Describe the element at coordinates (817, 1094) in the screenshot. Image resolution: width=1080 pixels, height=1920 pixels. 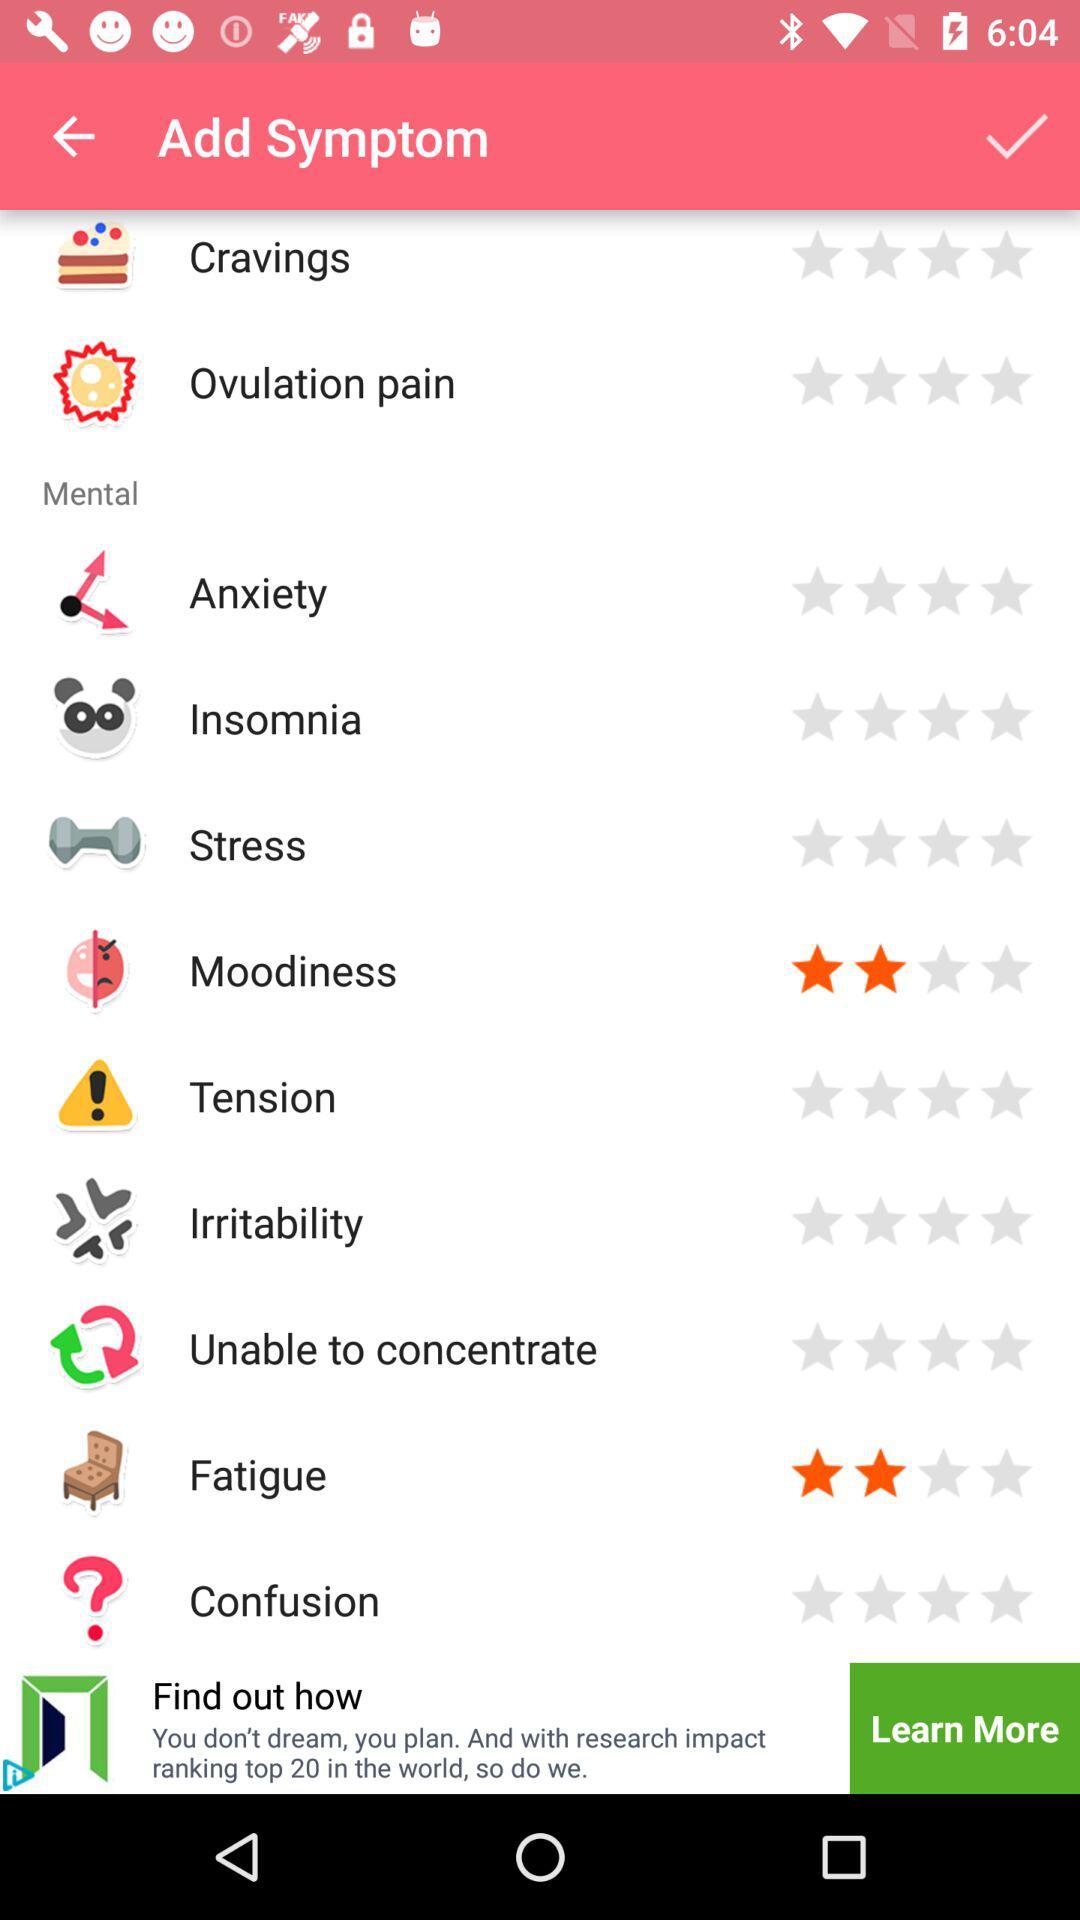
I see `rate tension` at that location.